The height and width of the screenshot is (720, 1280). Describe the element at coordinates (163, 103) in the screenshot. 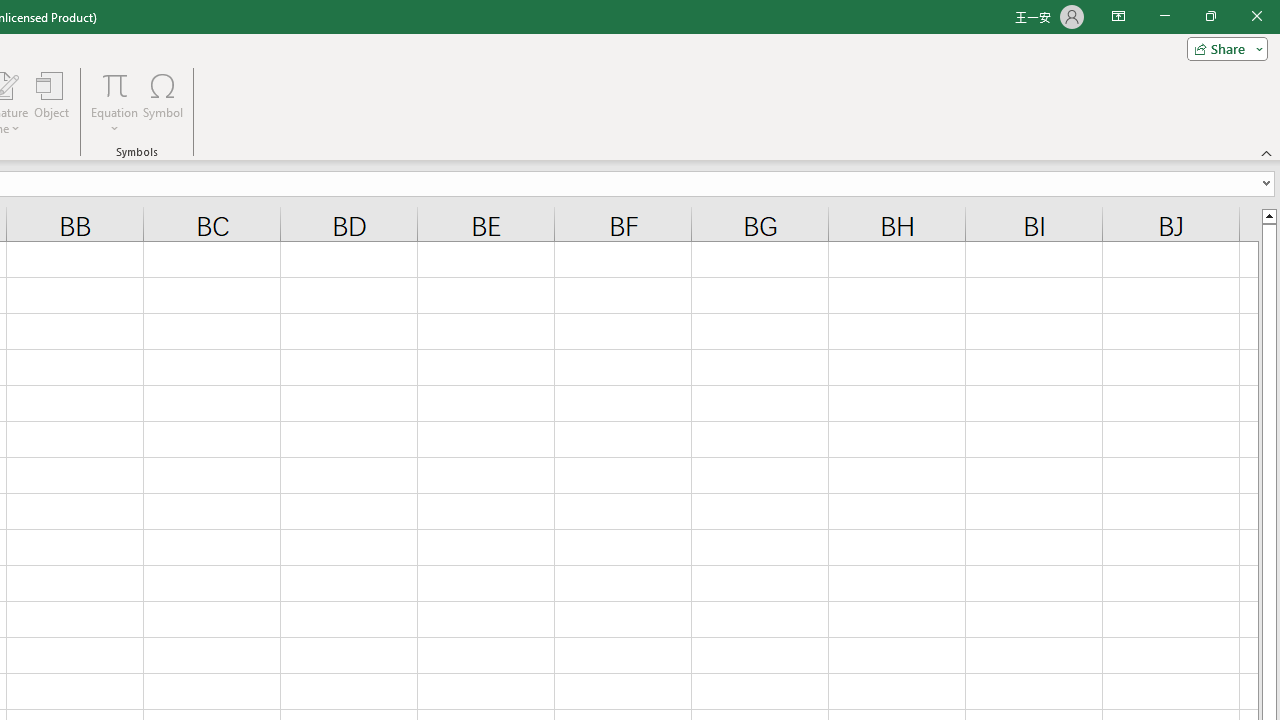

I see `'Symbol...'` at that location.